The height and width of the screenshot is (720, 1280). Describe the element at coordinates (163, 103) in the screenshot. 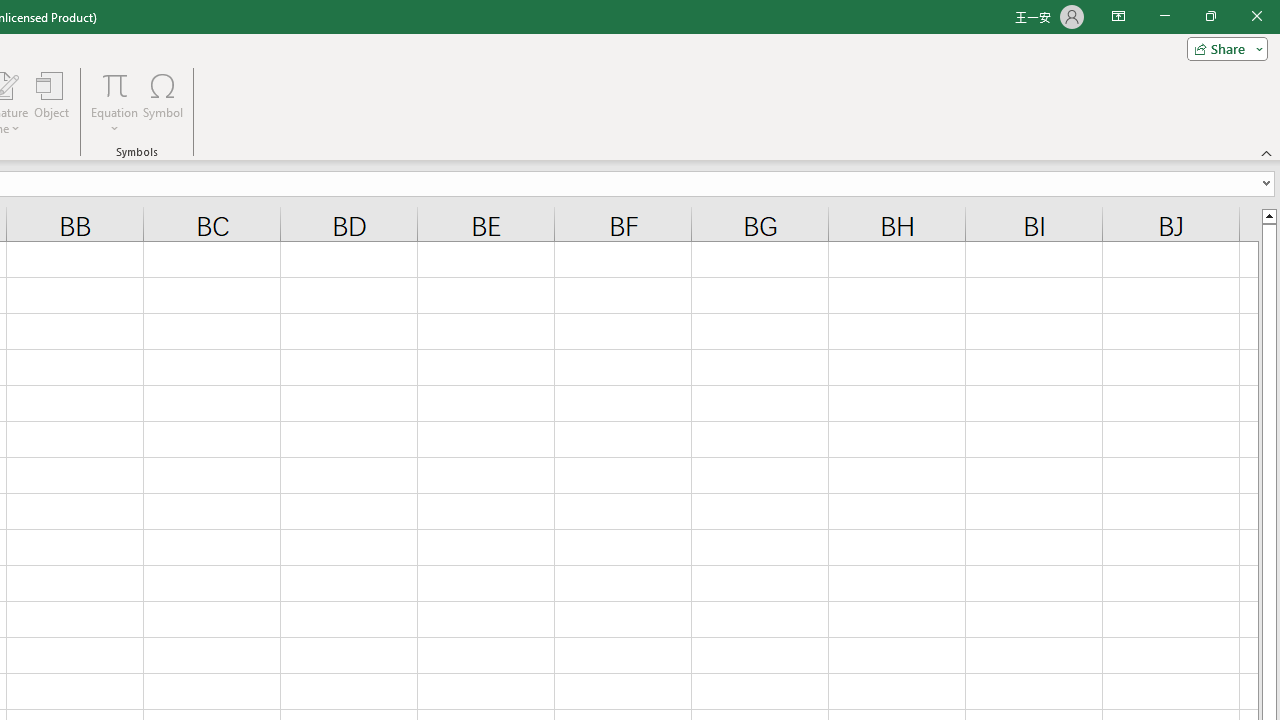

I see `'Symbol...'` at that location.